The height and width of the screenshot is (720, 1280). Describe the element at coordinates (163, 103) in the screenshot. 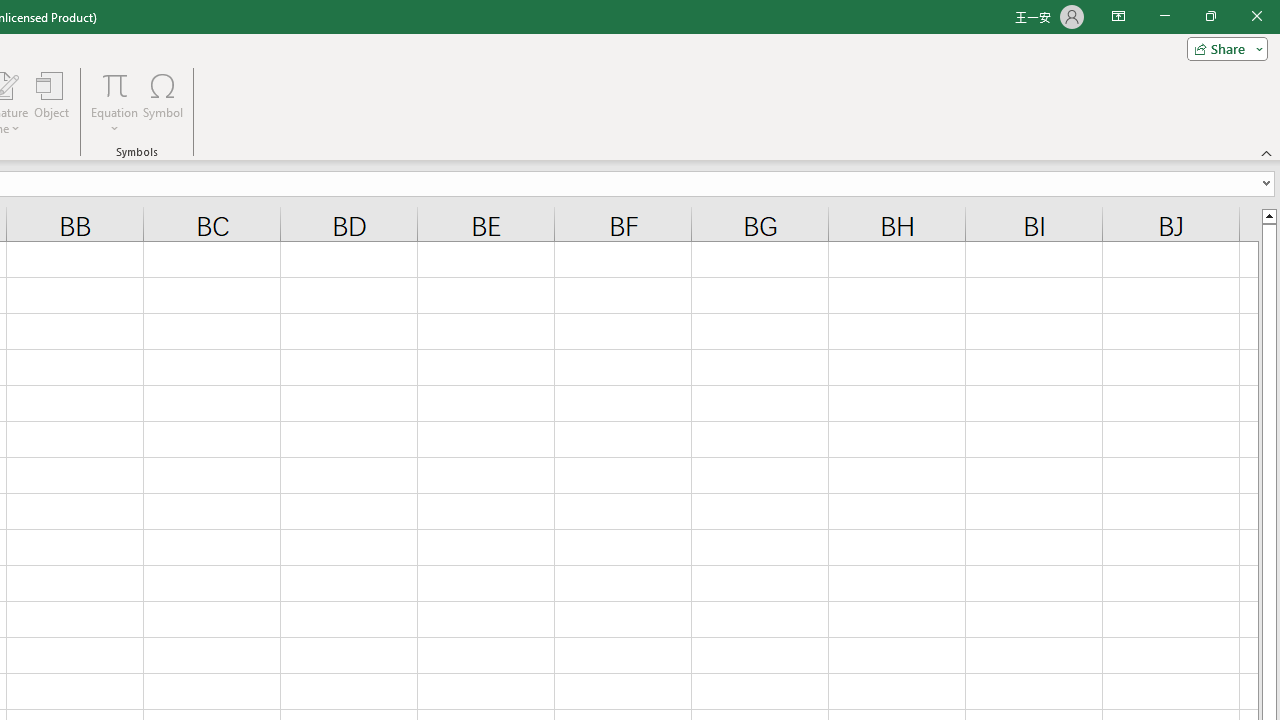

I see `'Symbol...'` at that location.